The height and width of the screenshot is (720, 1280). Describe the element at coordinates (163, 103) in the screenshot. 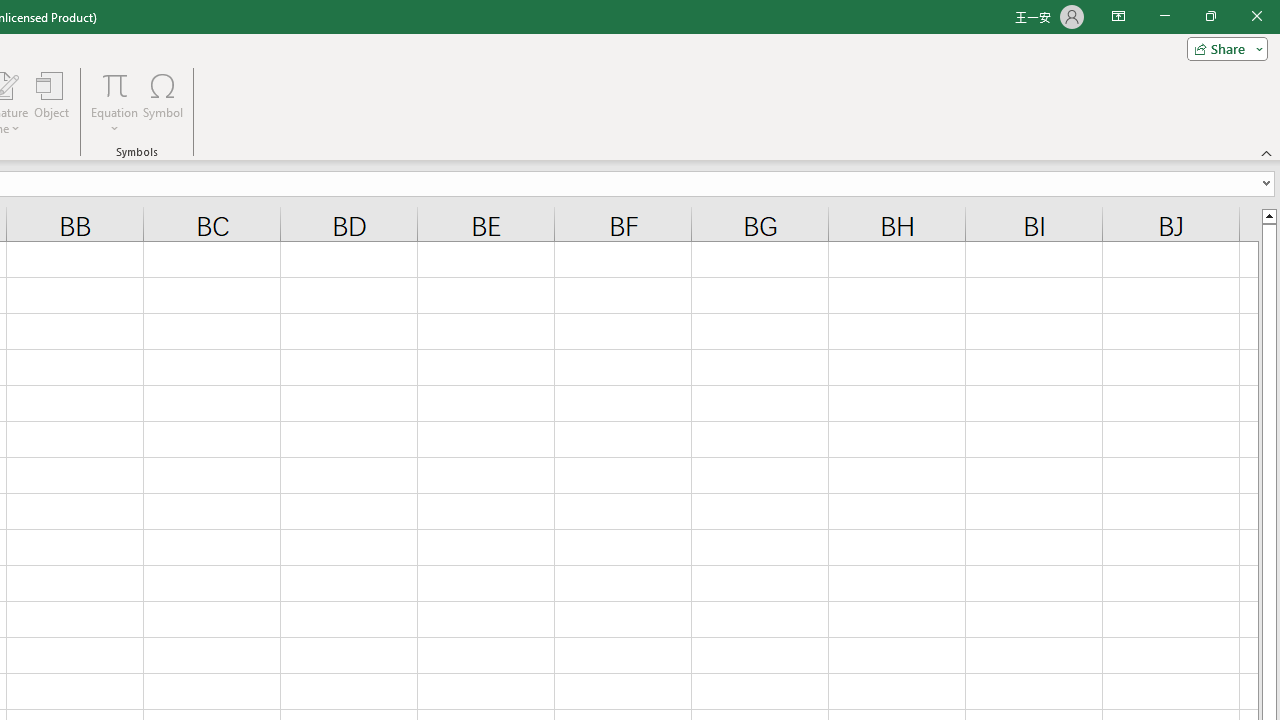

I see `'Symbol...'` at that location.